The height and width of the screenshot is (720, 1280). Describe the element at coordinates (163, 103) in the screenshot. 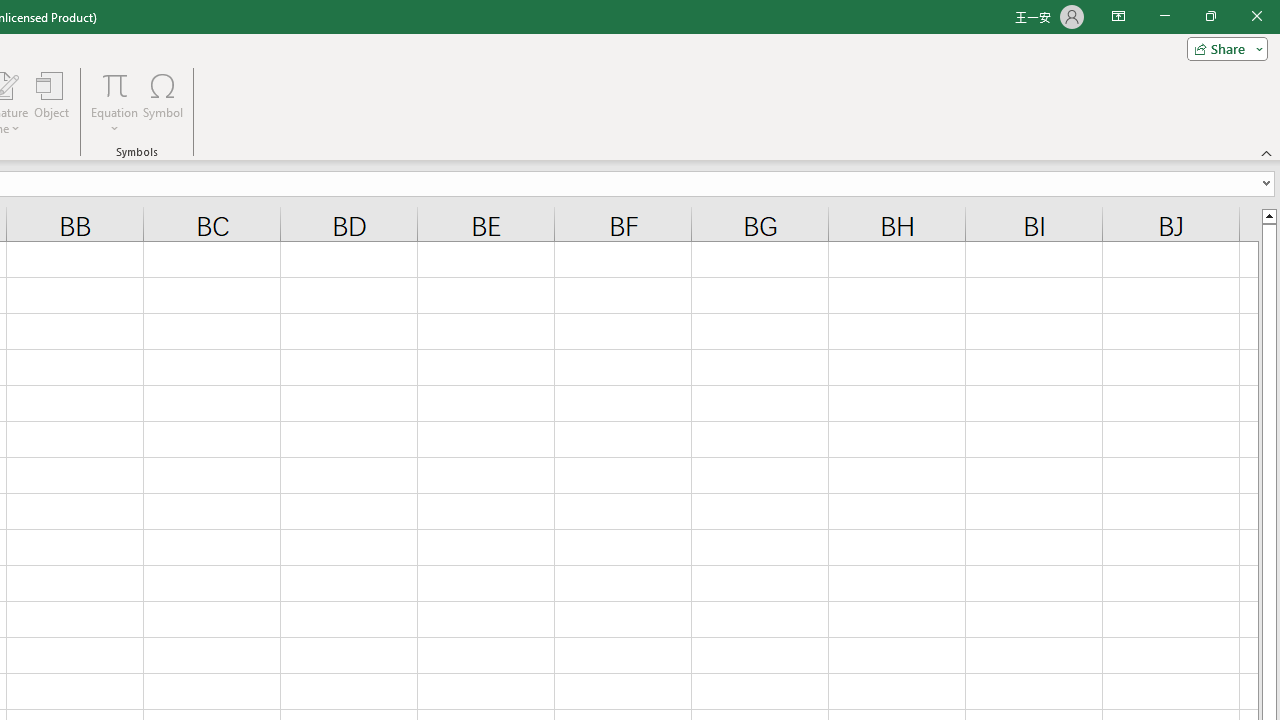

I see `'Symbol...'` at that location.